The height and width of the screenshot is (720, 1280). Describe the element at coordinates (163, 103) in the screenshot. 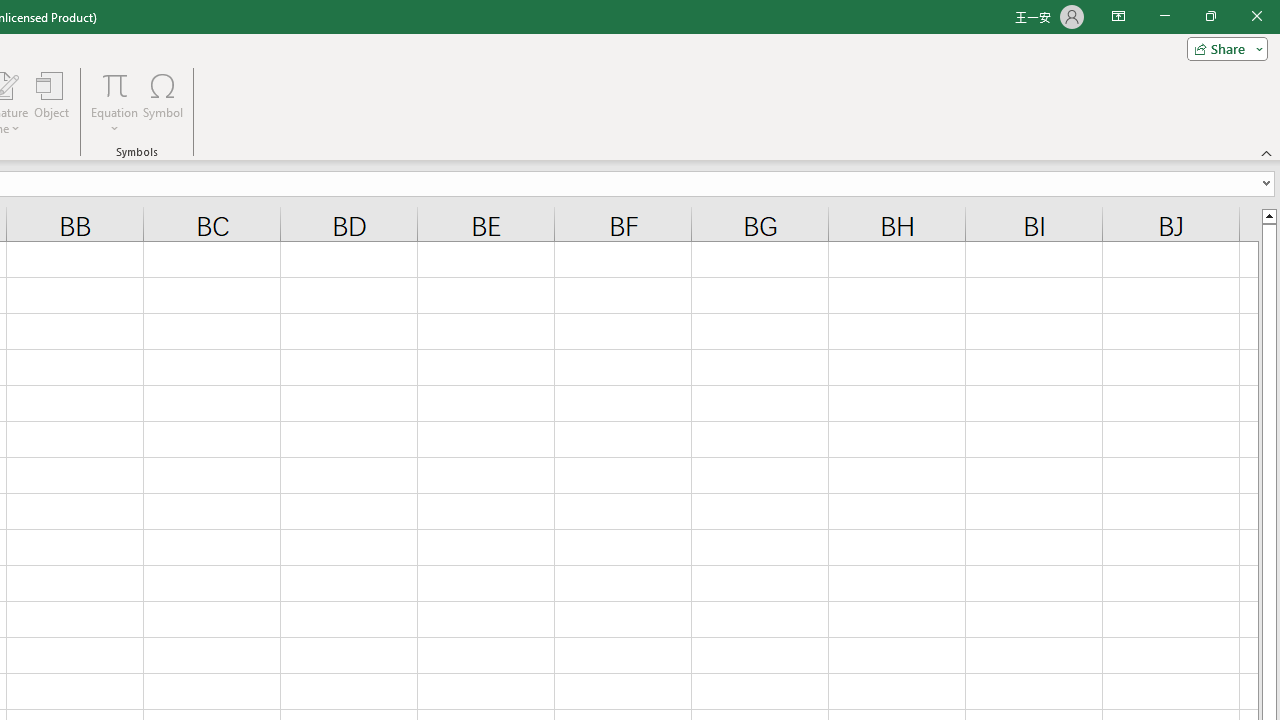

I see `'Symbol...'` at that location.